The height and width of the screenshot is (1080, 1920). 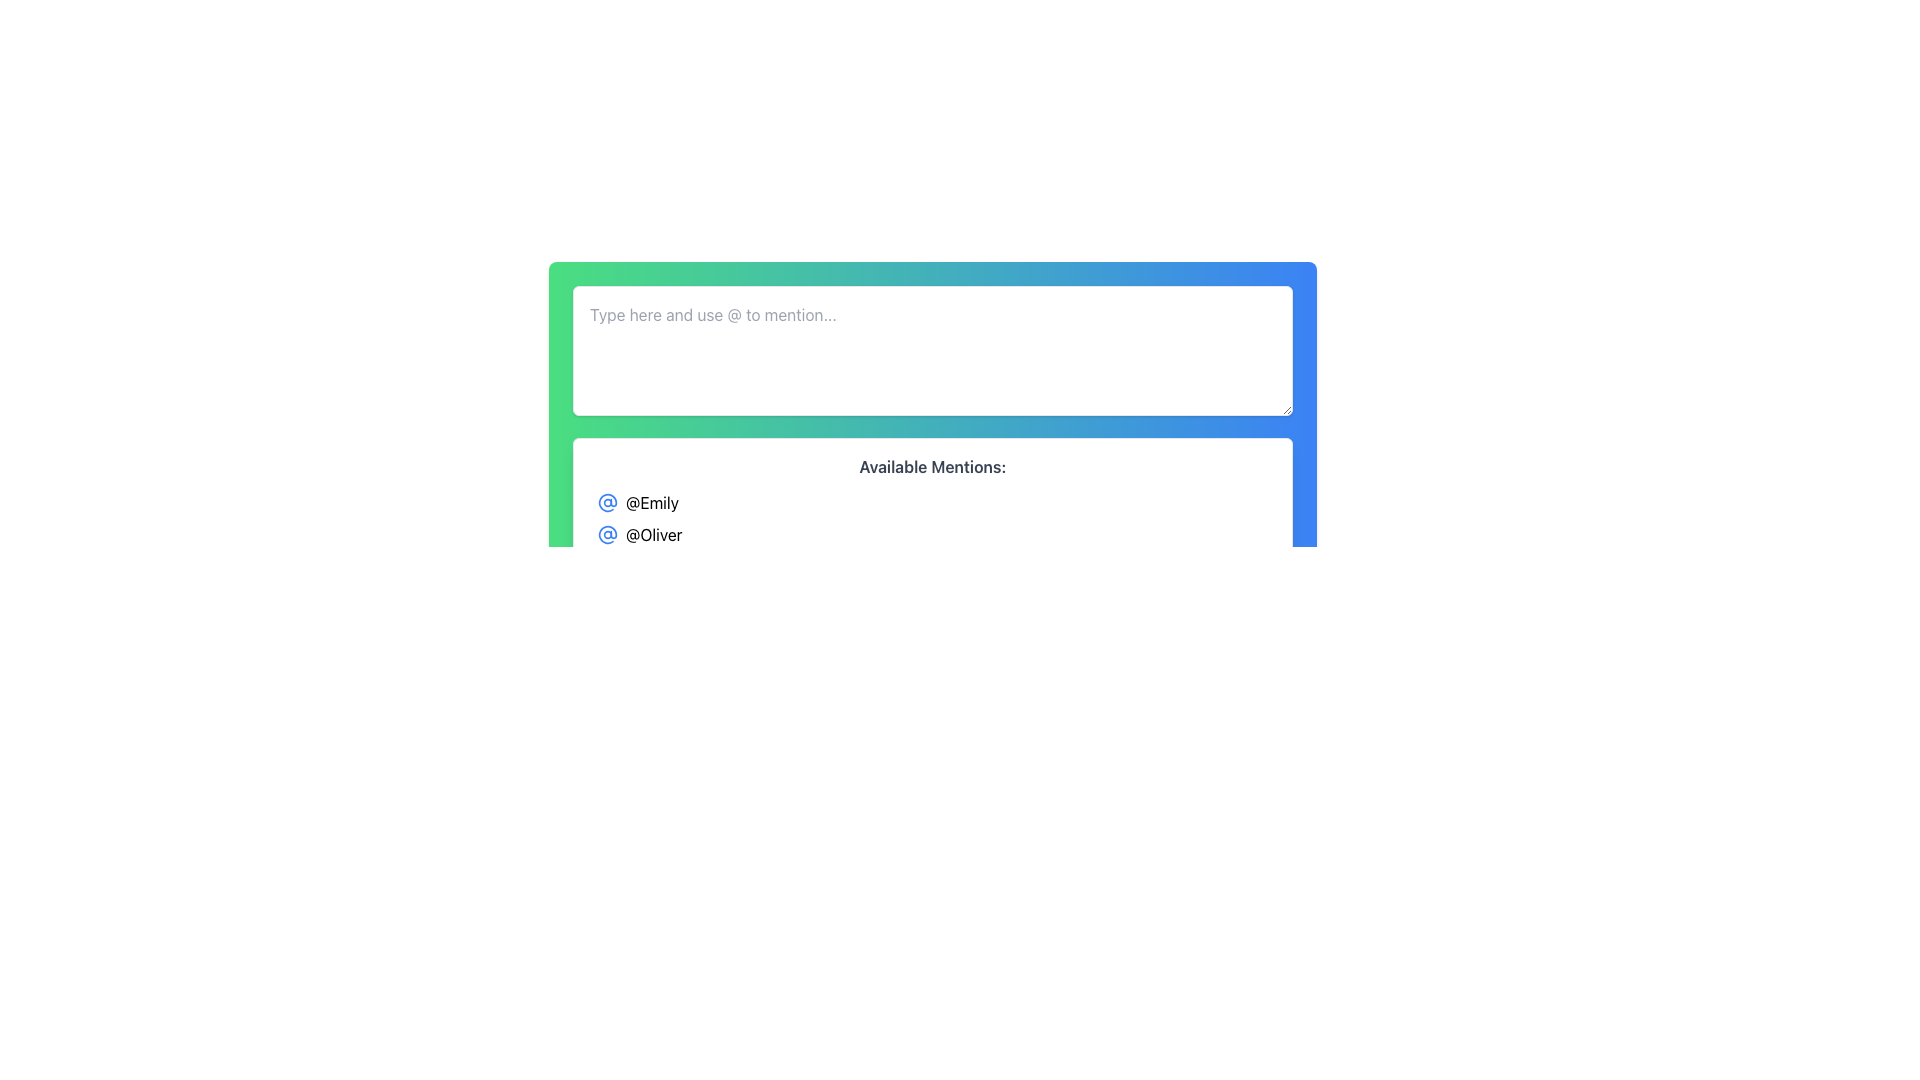 I want to click on the text label 'Available Mentions:' displayed in bold gray font, which serves as a heading or label above the list of items '@Emily', '@Oliver', and '@Jordan', so click(x=931, y=466).